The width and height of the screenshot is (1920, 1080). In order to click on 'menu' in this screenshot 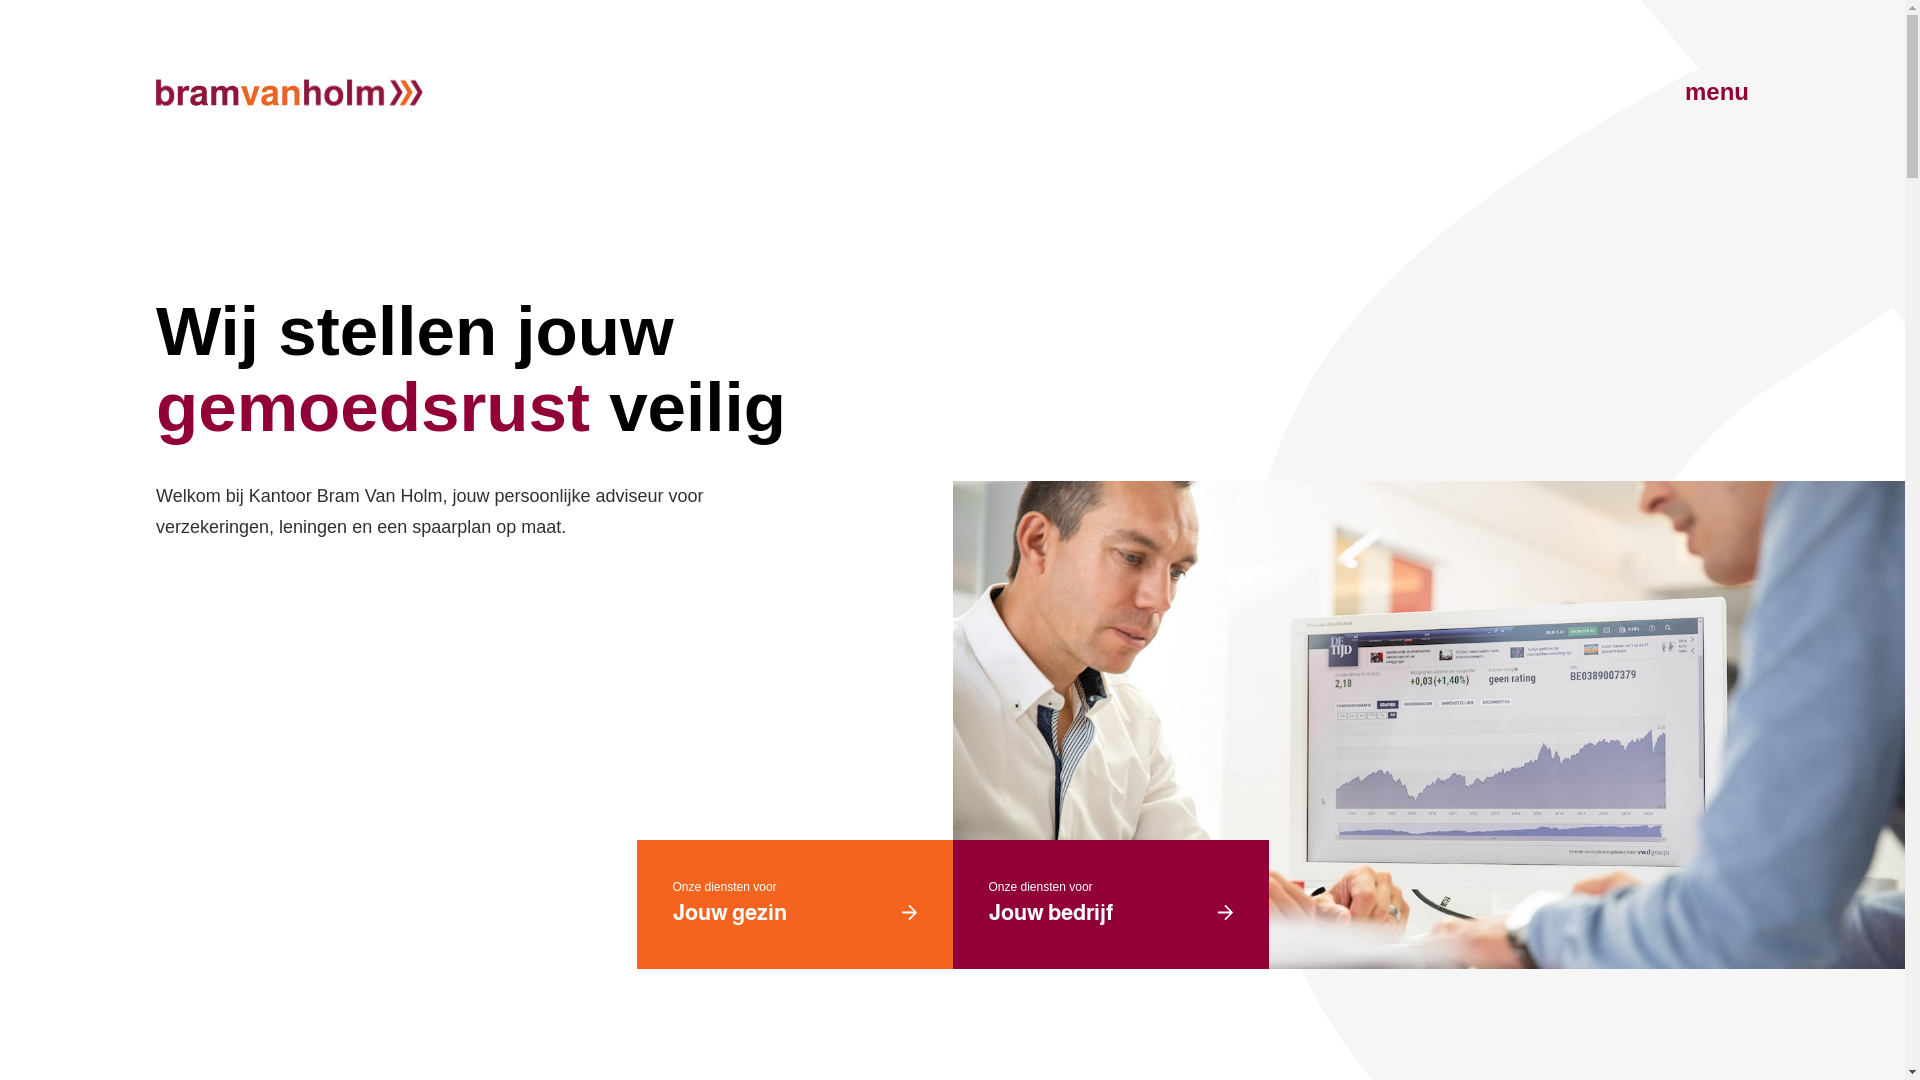, I will do `click(1671, 92)`.